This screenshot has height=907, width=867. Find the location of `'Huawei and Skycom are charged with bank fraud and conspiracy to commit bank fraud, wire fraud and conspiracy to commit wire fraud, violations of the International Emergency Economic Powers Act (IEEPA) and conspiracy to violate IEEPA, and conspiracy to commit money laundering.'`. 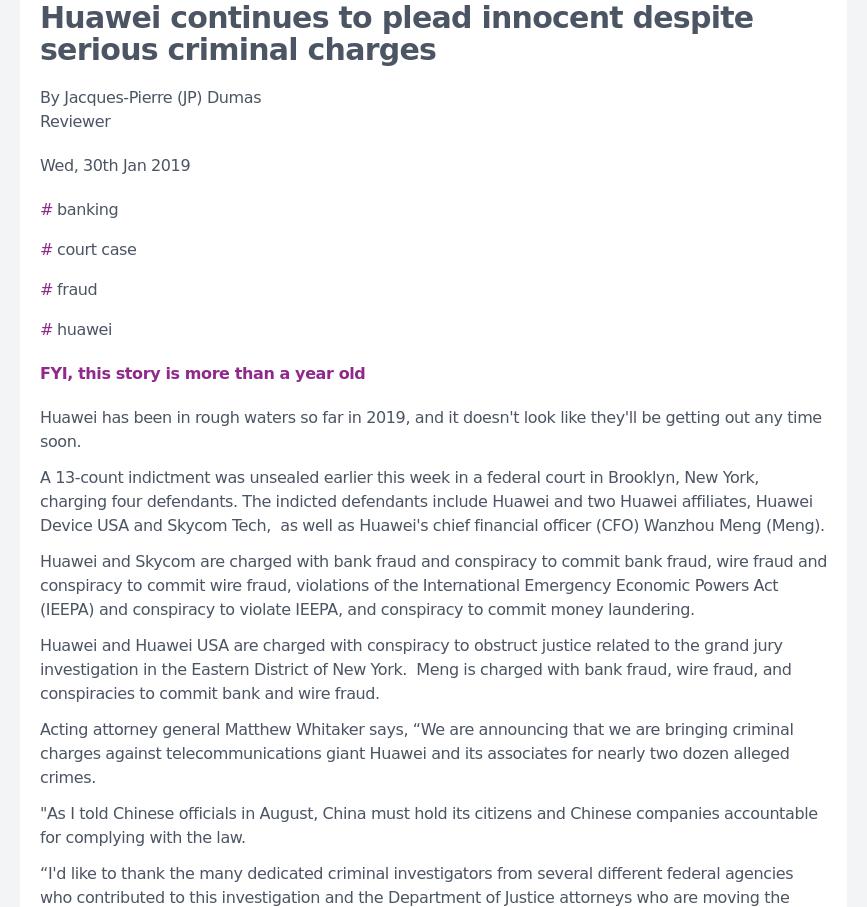

'Huawei and Skycom are charged with bank fraud and conspiracy to commit bank fraud, wire fraud and conspiracy to commit wire fraud, violations of the International Emergency Economic Powers Act (IEEPA) and conspiracy to violate IEEPA, and conspiracy to commit money laundering.' is located at coordinates (432, 583).